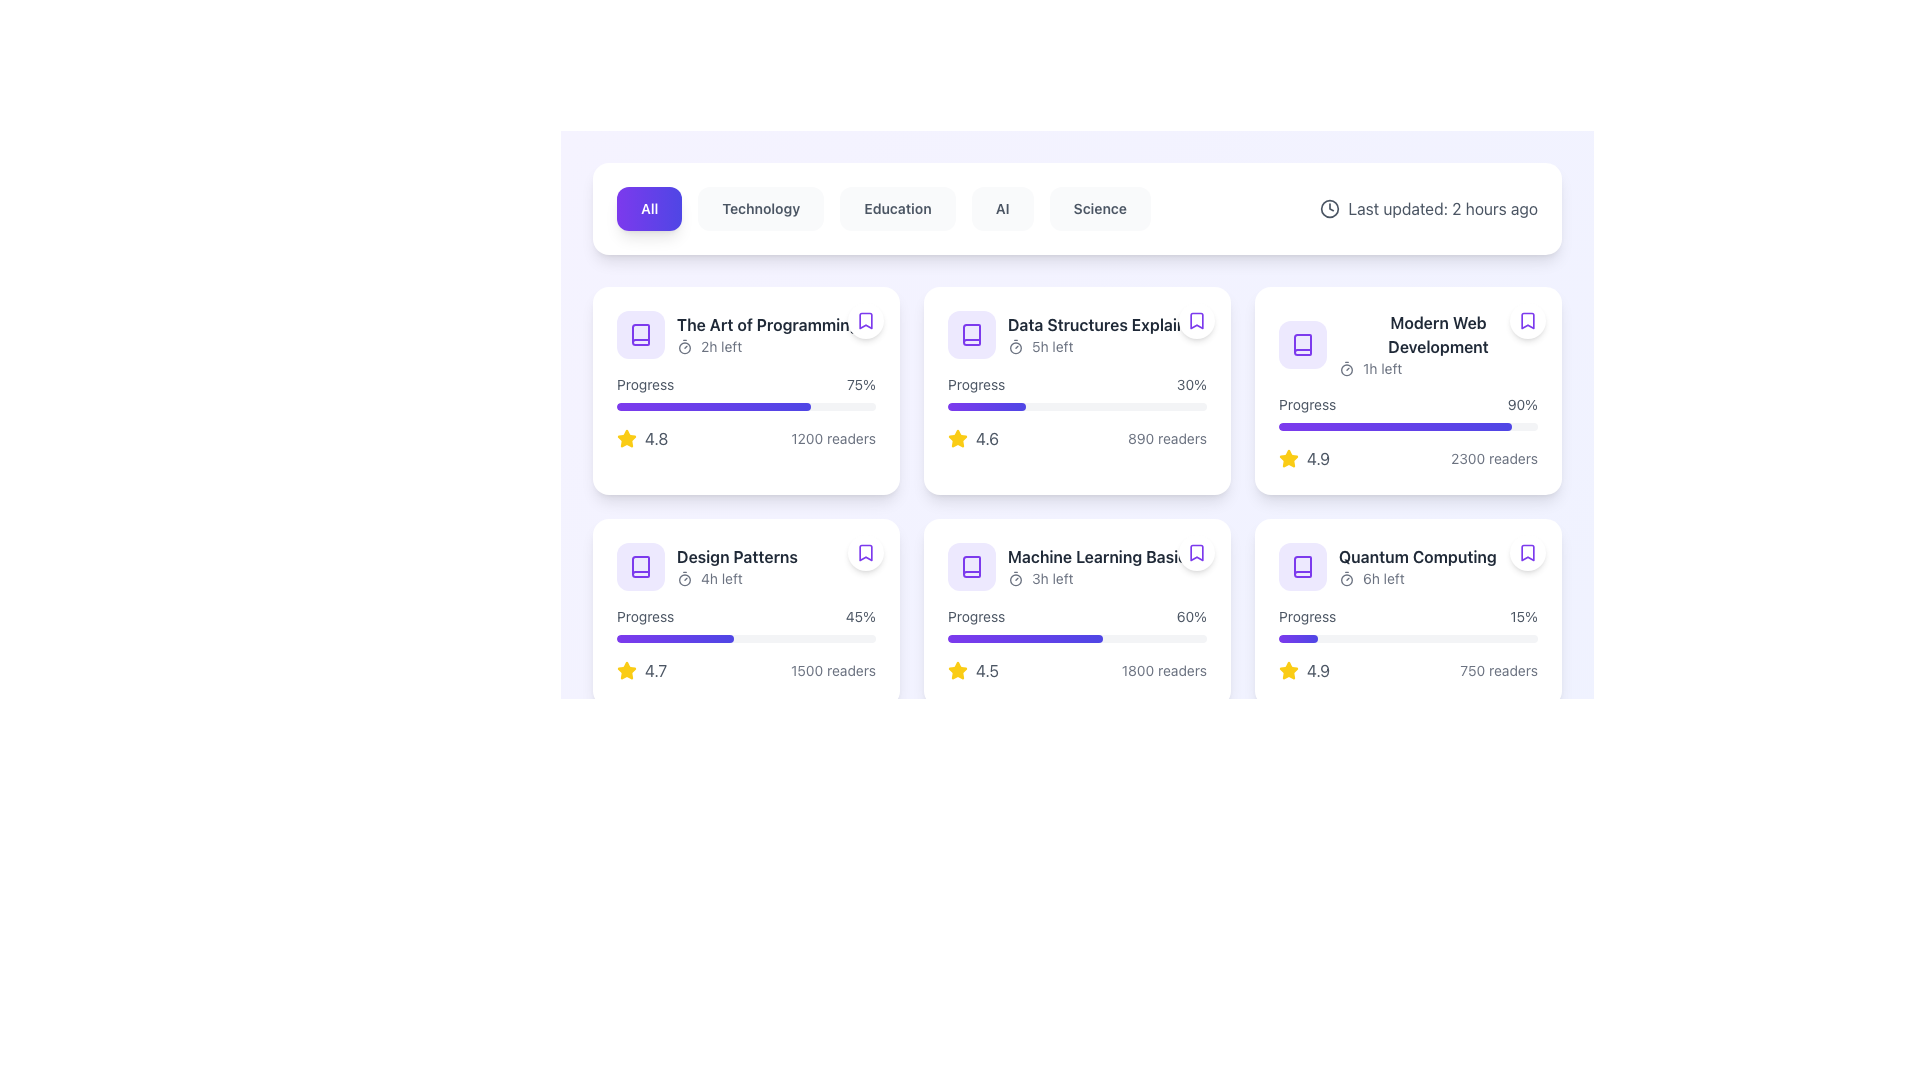 The width and height of the screenshot is (1920, 1080). What do you see at coordinates (1076, 406) in the screenshot?
I see `the progress bar located at the bottom of the card titled 'Data Structures Explained', which has a light gray background and a filled portion styled with a purple gradient, covering approximately 30% of its length` at bounding box center [1076, 406].